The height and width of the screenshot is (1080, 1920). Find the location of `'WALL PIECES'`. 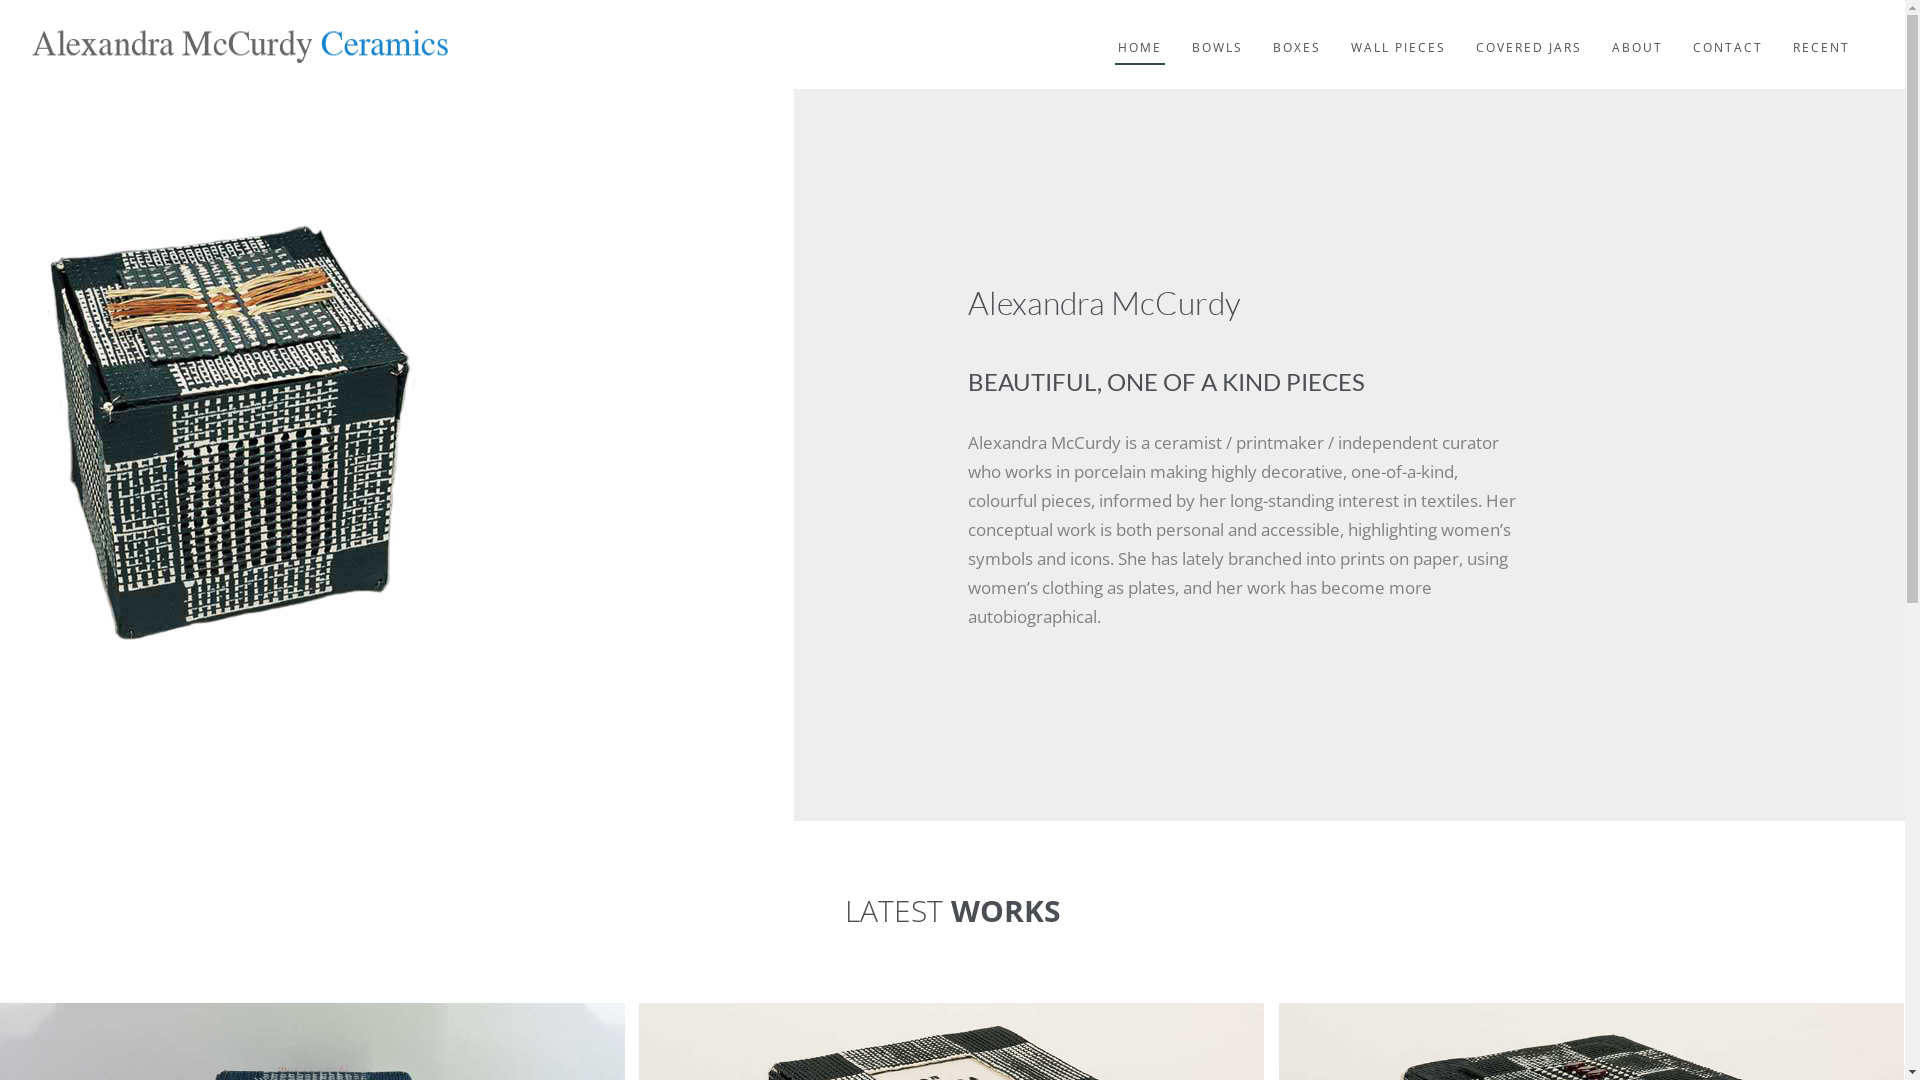

'WALL PIECES' is located at coordinates (1397, 32).